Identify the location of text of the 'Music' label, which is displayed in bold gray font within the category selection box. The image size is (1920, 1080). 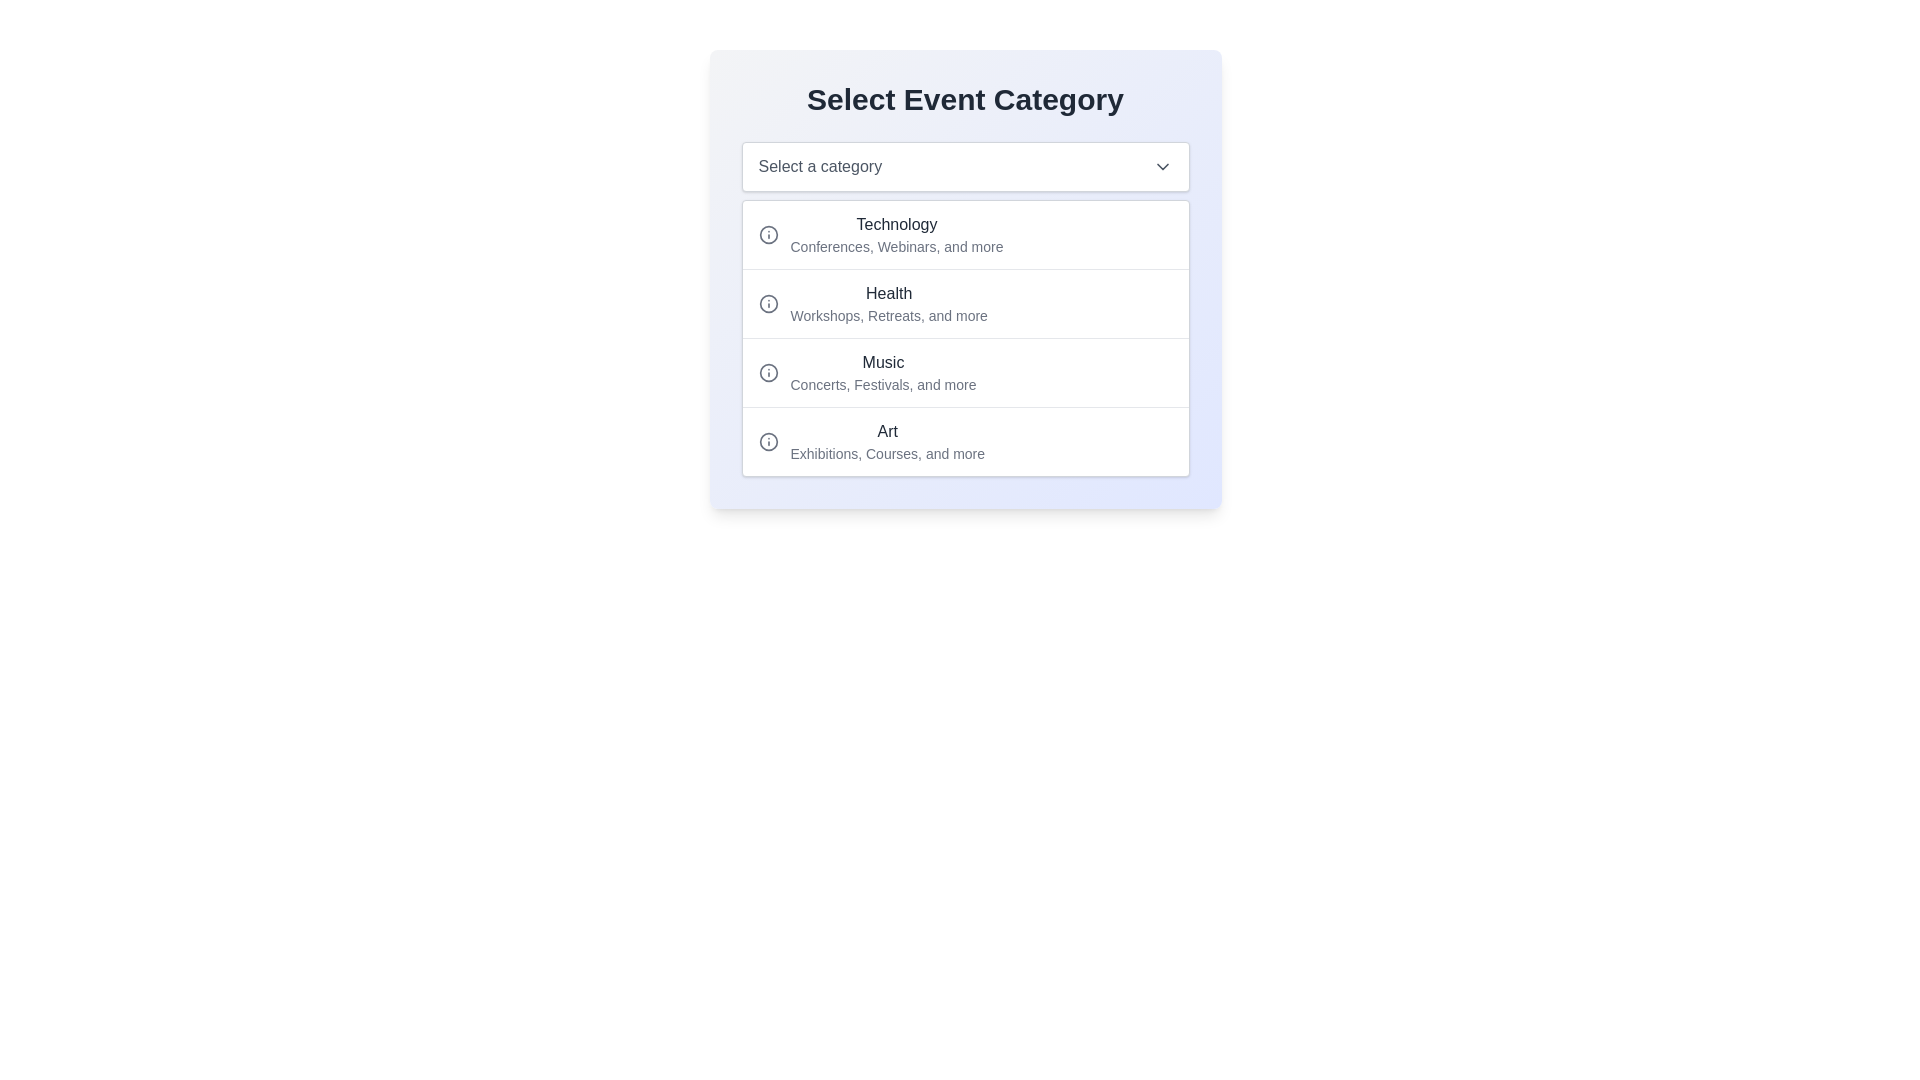
(882, 362).